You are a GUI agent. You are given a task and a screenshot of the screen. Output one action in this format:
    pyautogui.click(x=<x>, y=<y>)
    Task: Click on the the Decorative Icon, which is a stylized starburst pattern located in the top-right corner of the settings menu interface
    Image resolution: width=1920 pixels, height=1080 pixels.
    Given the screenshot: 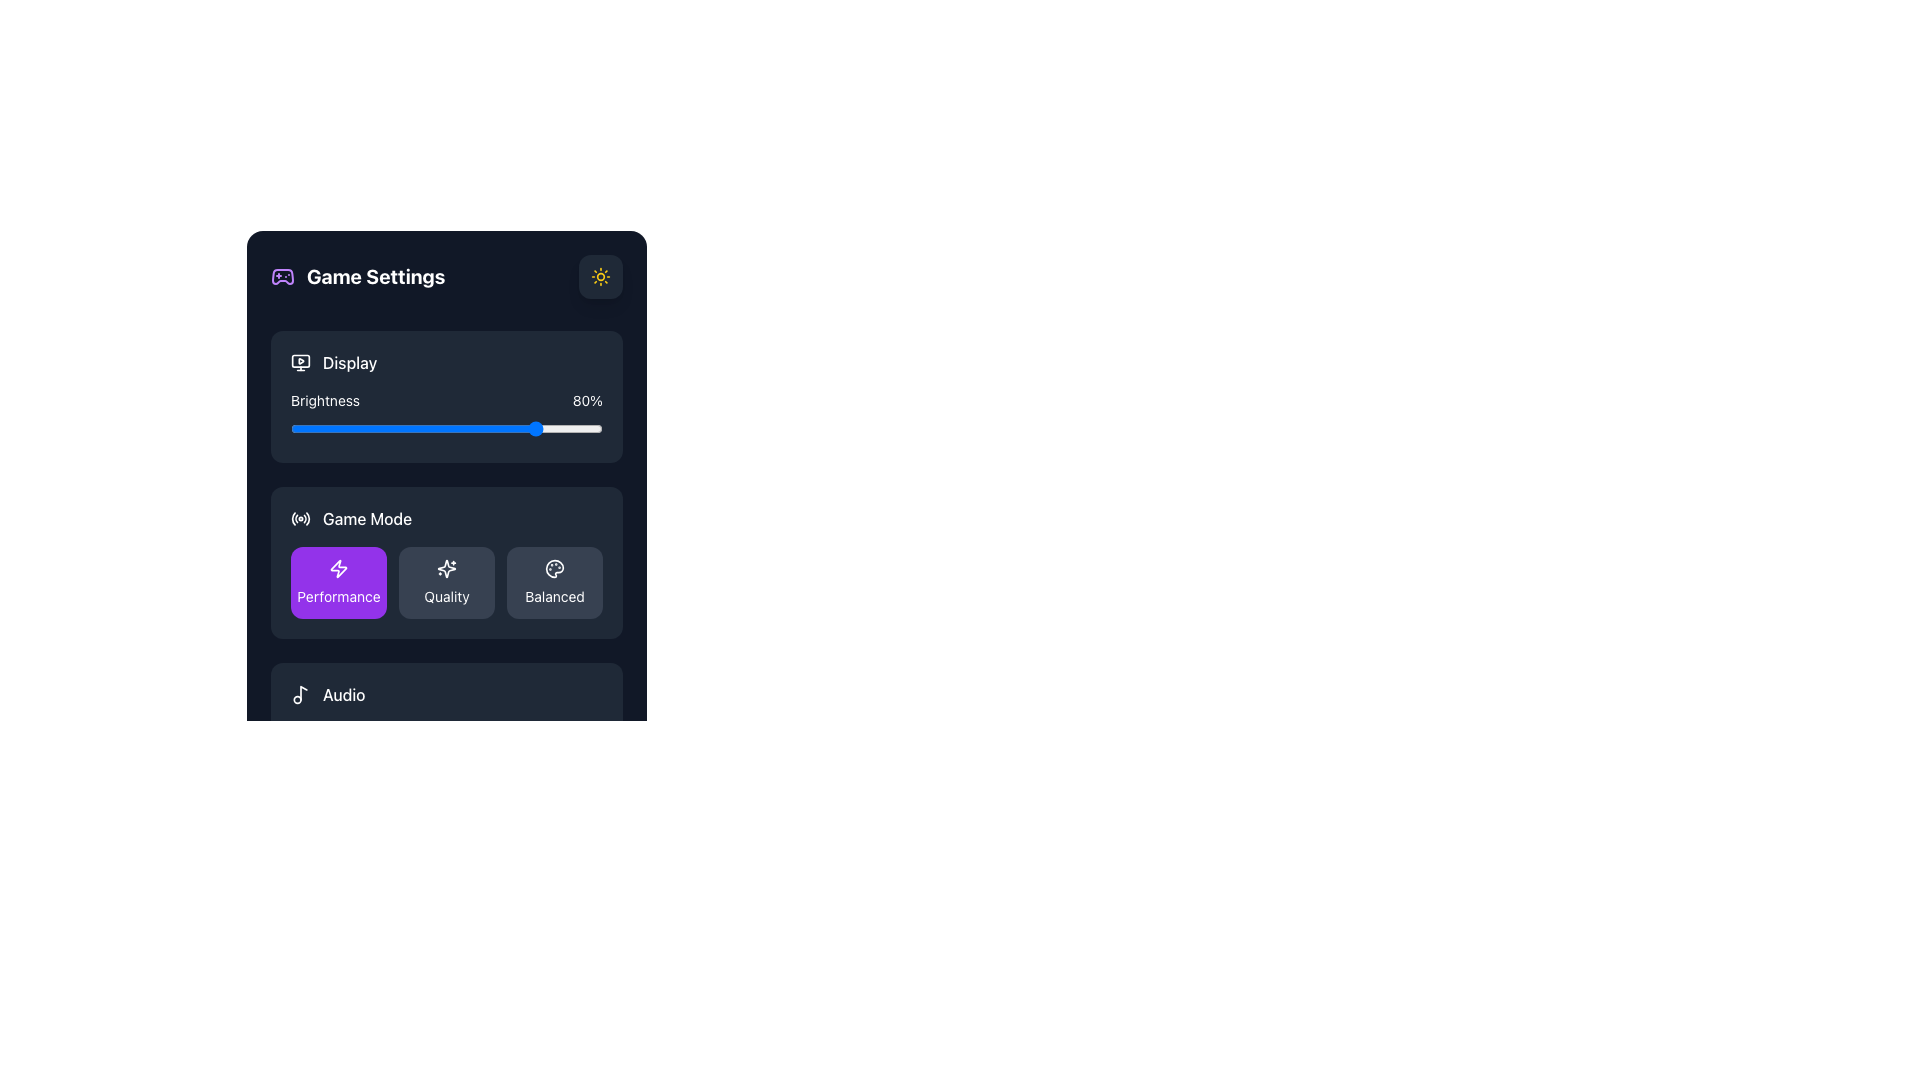 What is the action you would take?
    pyautogui.click(x=445, y=569)
    